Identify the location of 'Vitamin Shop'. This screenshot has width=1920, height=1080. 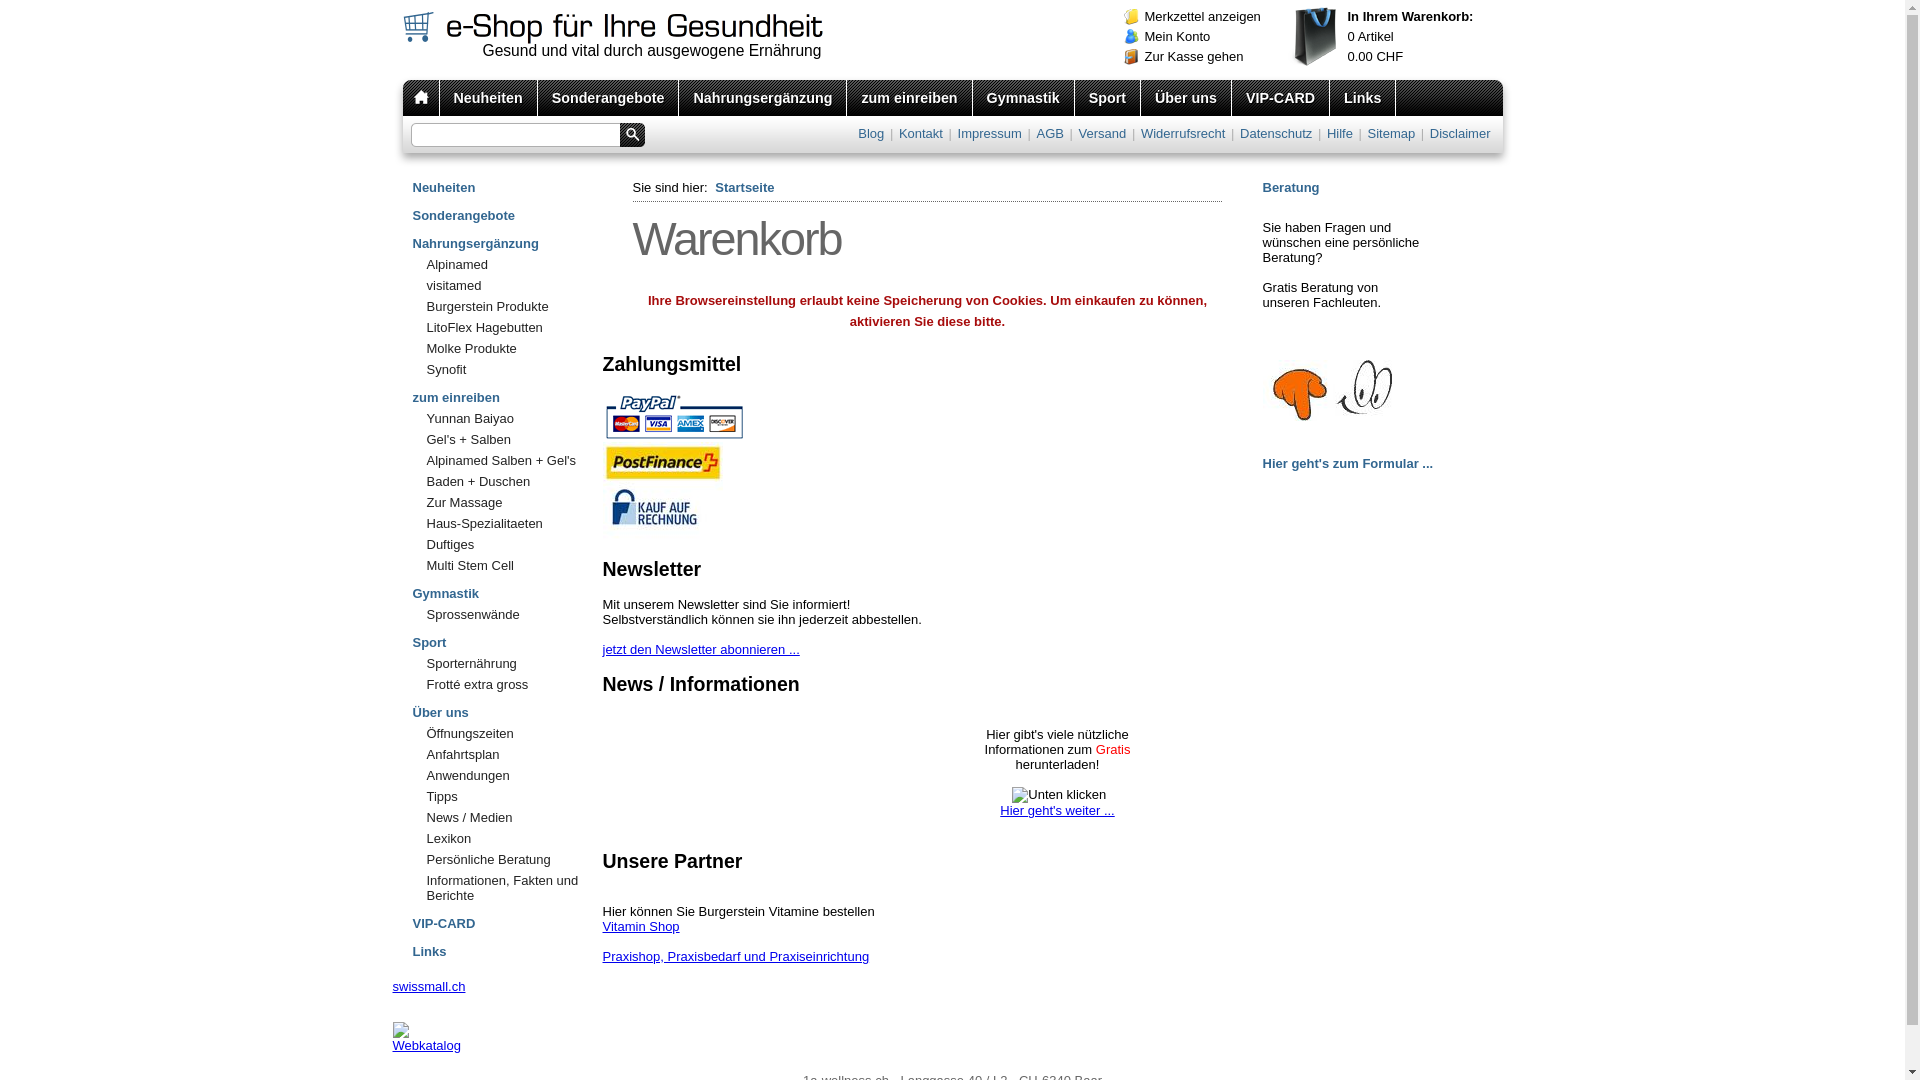
(640, 926).